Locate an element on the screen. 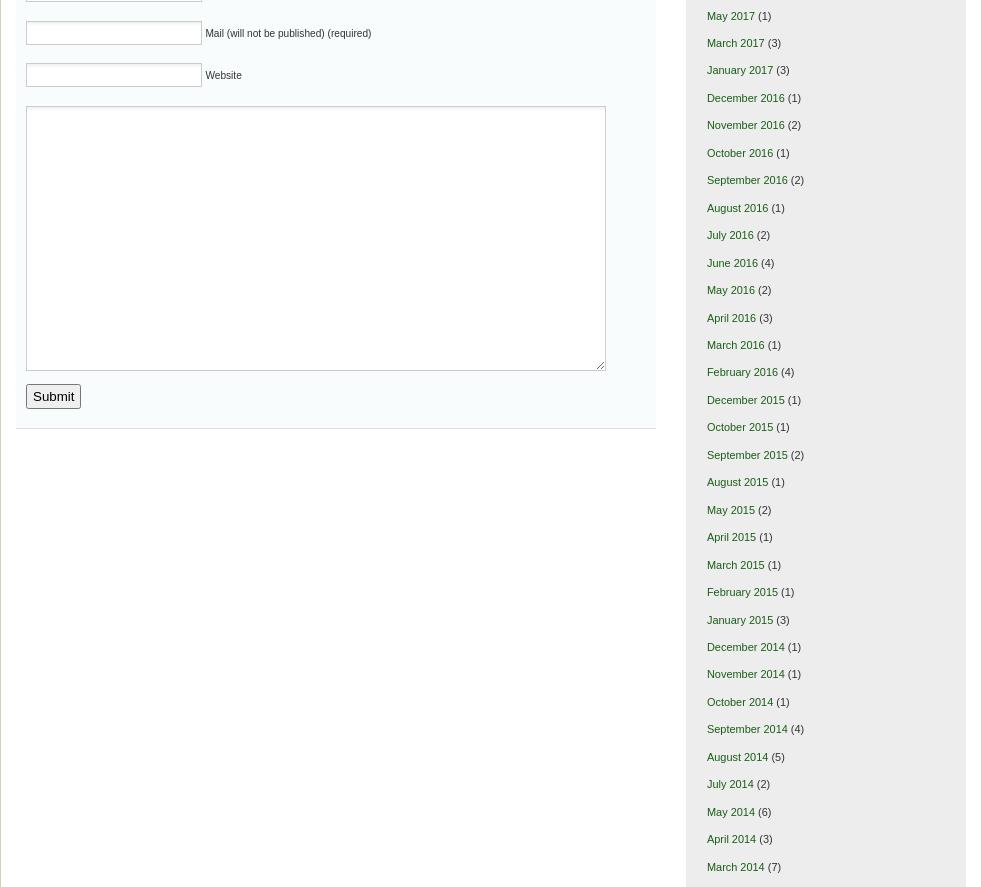 This screenshot has height=887, width=982. 'April 2015' is located at coordinates (730, 536).